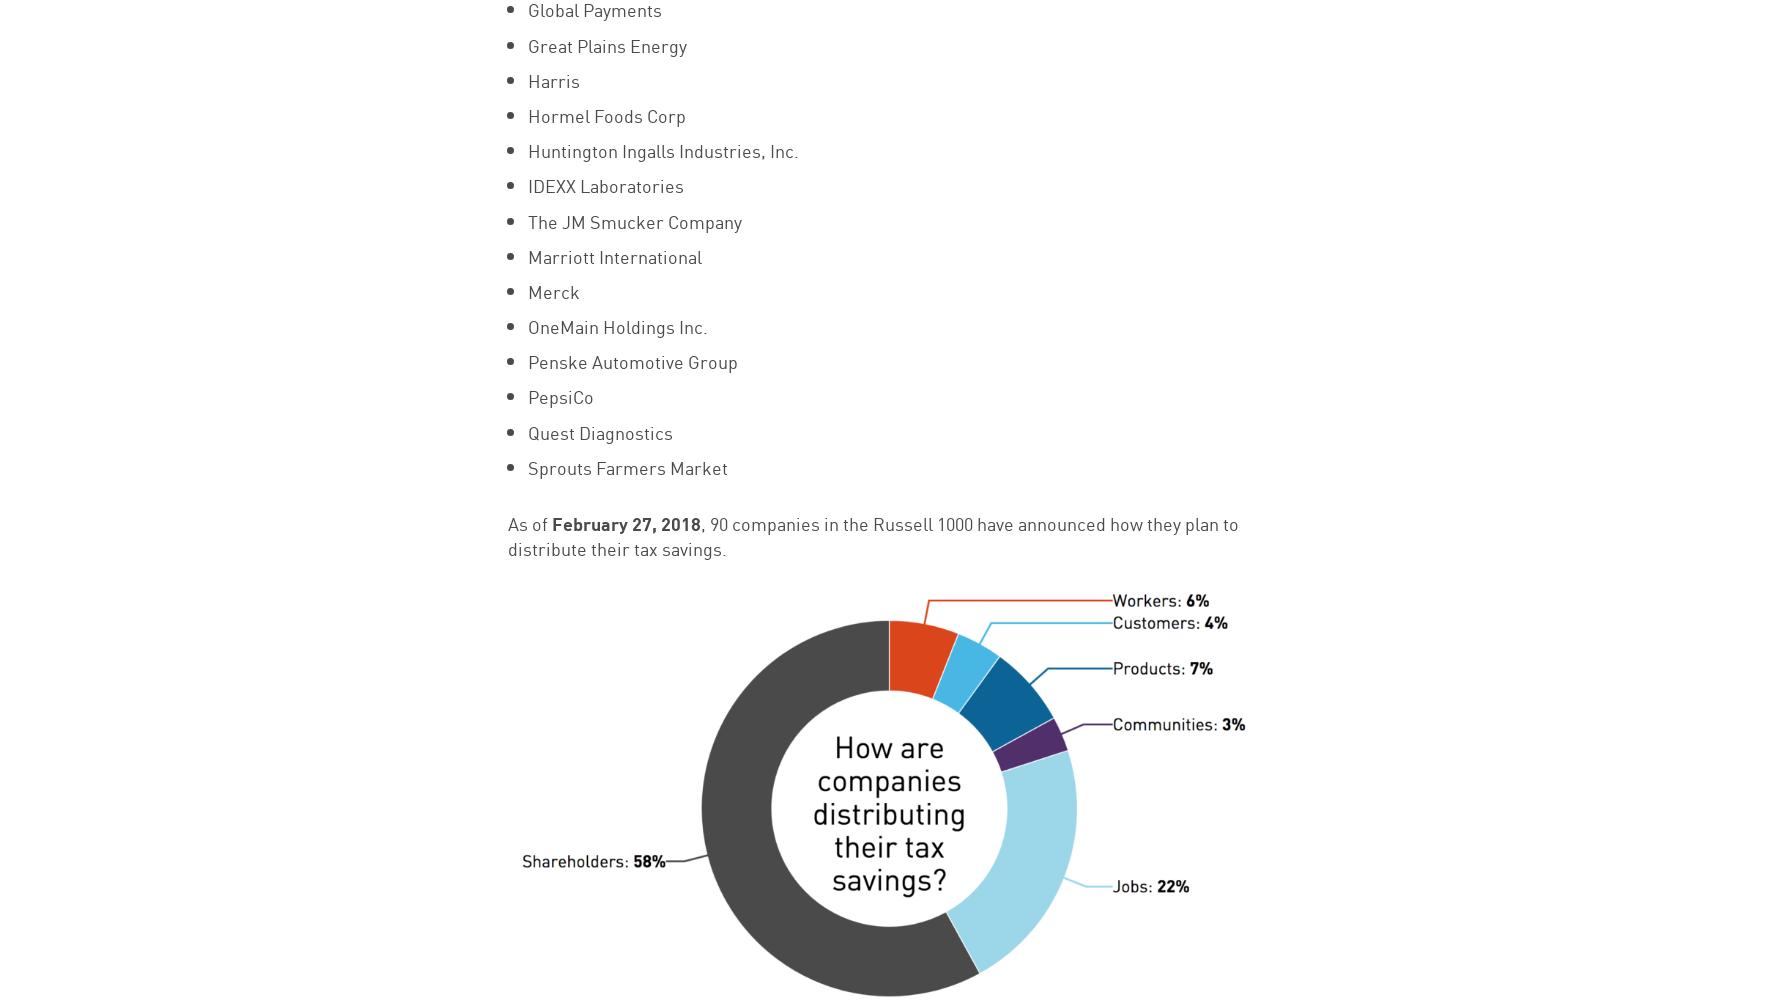 The image size is (1765, 1002). I want to click on 'Merck', so click(551, 288).